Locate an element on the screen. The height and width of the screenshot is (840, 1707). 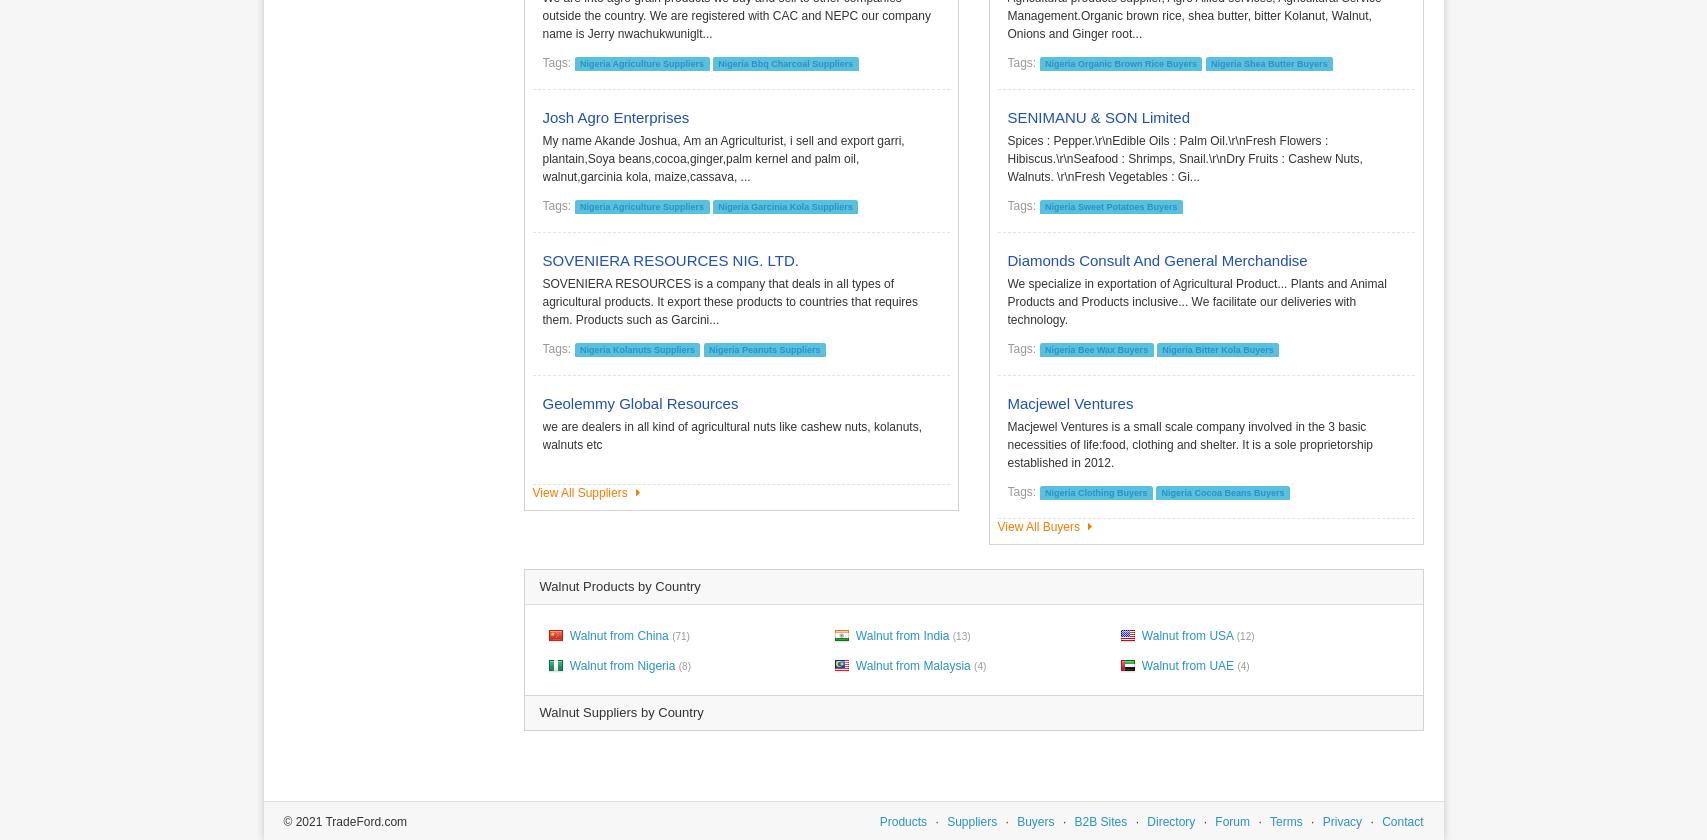
'(13)' is located at coordinates (960, 635).